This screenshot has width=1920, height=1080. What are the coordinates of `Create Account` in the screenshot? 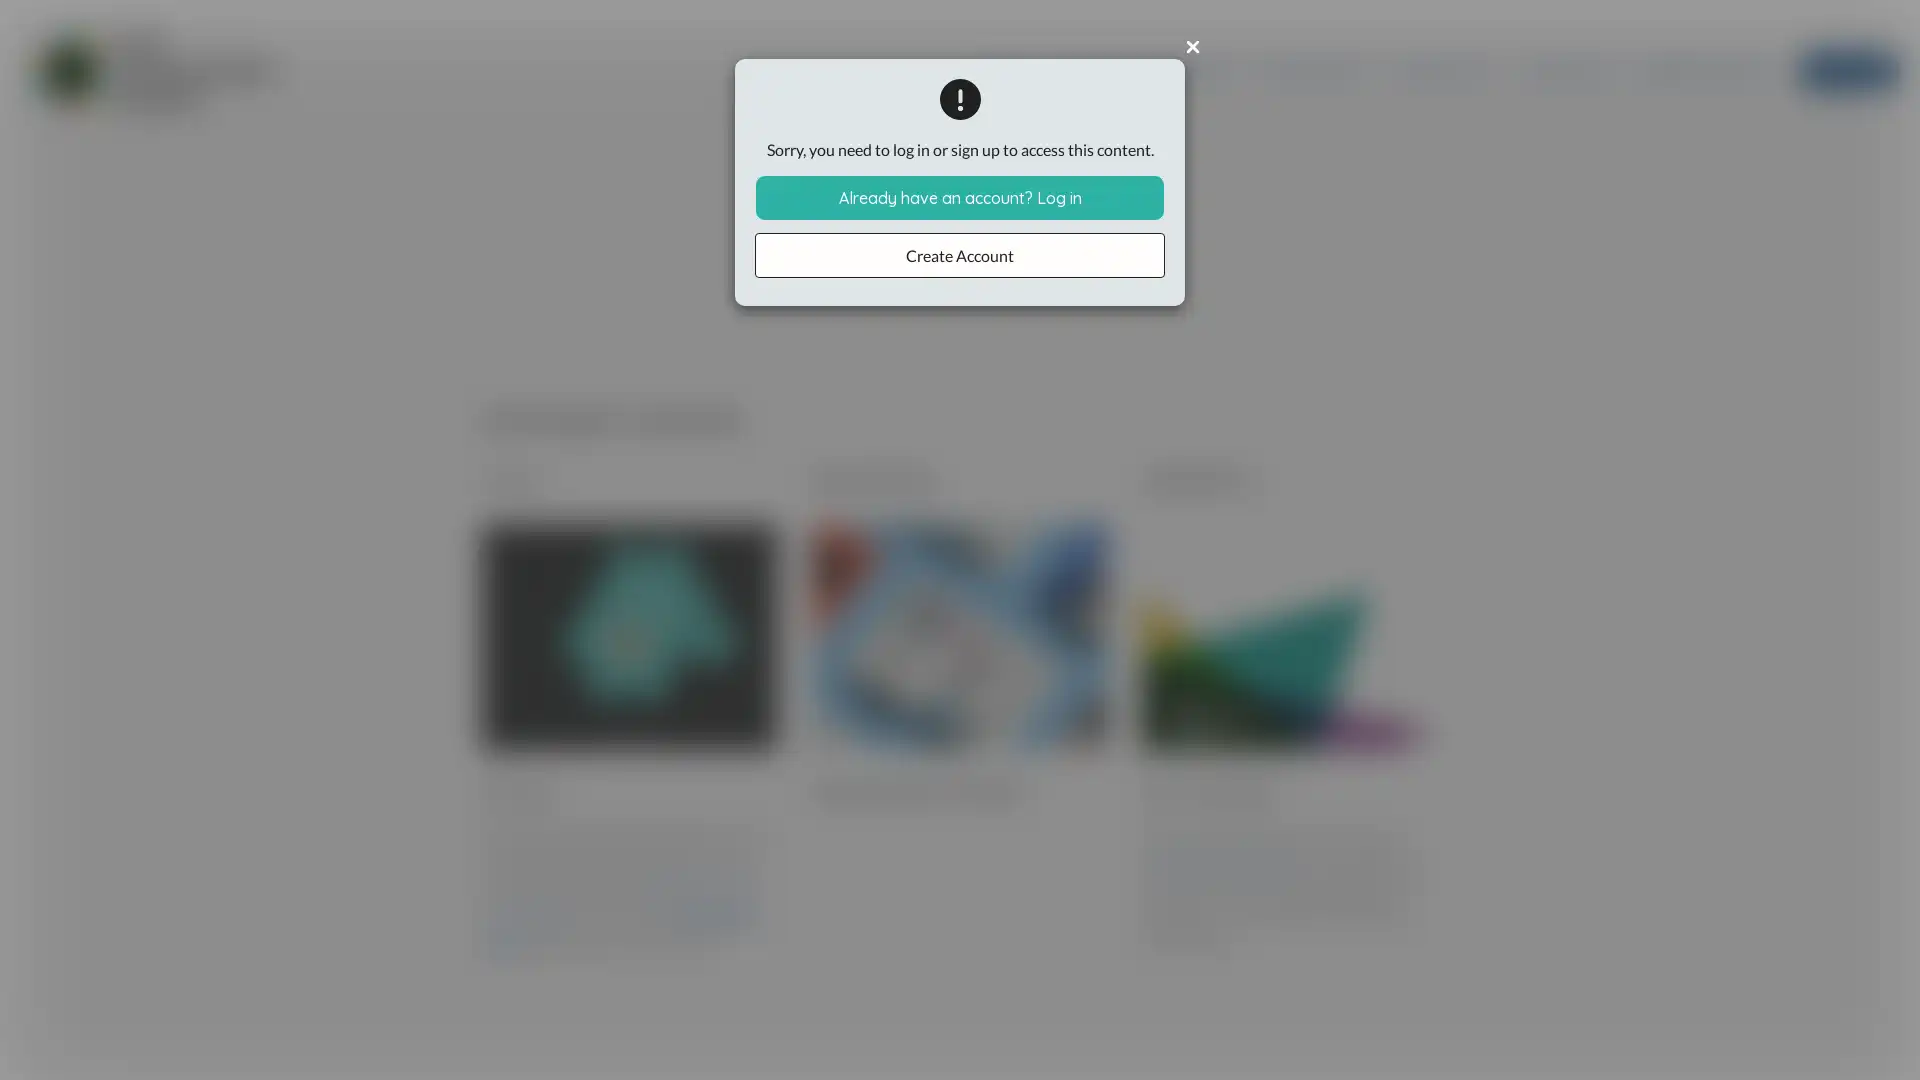 It's located at (960, 254).